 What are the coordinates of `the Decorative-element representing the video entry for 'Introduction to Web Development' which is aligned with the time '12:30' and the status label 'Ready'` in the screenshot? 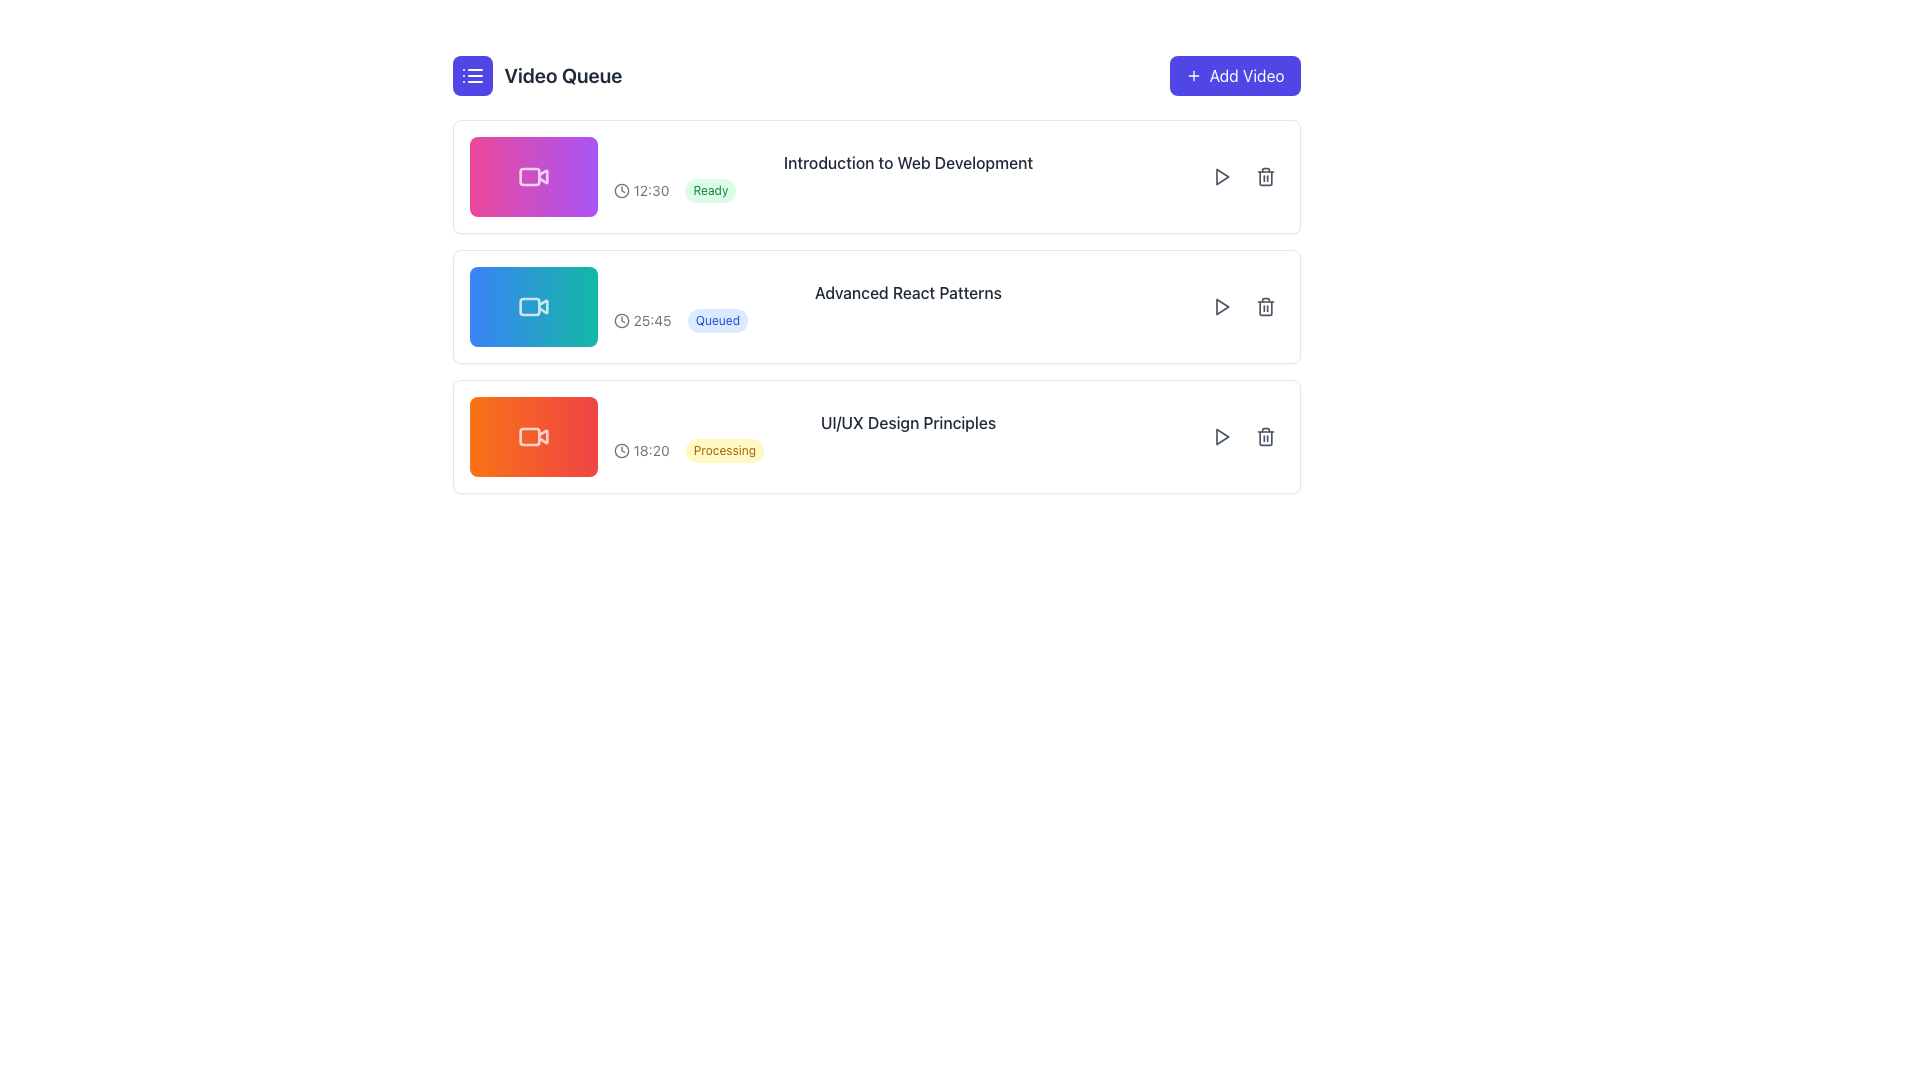 It's located at (533, 176).